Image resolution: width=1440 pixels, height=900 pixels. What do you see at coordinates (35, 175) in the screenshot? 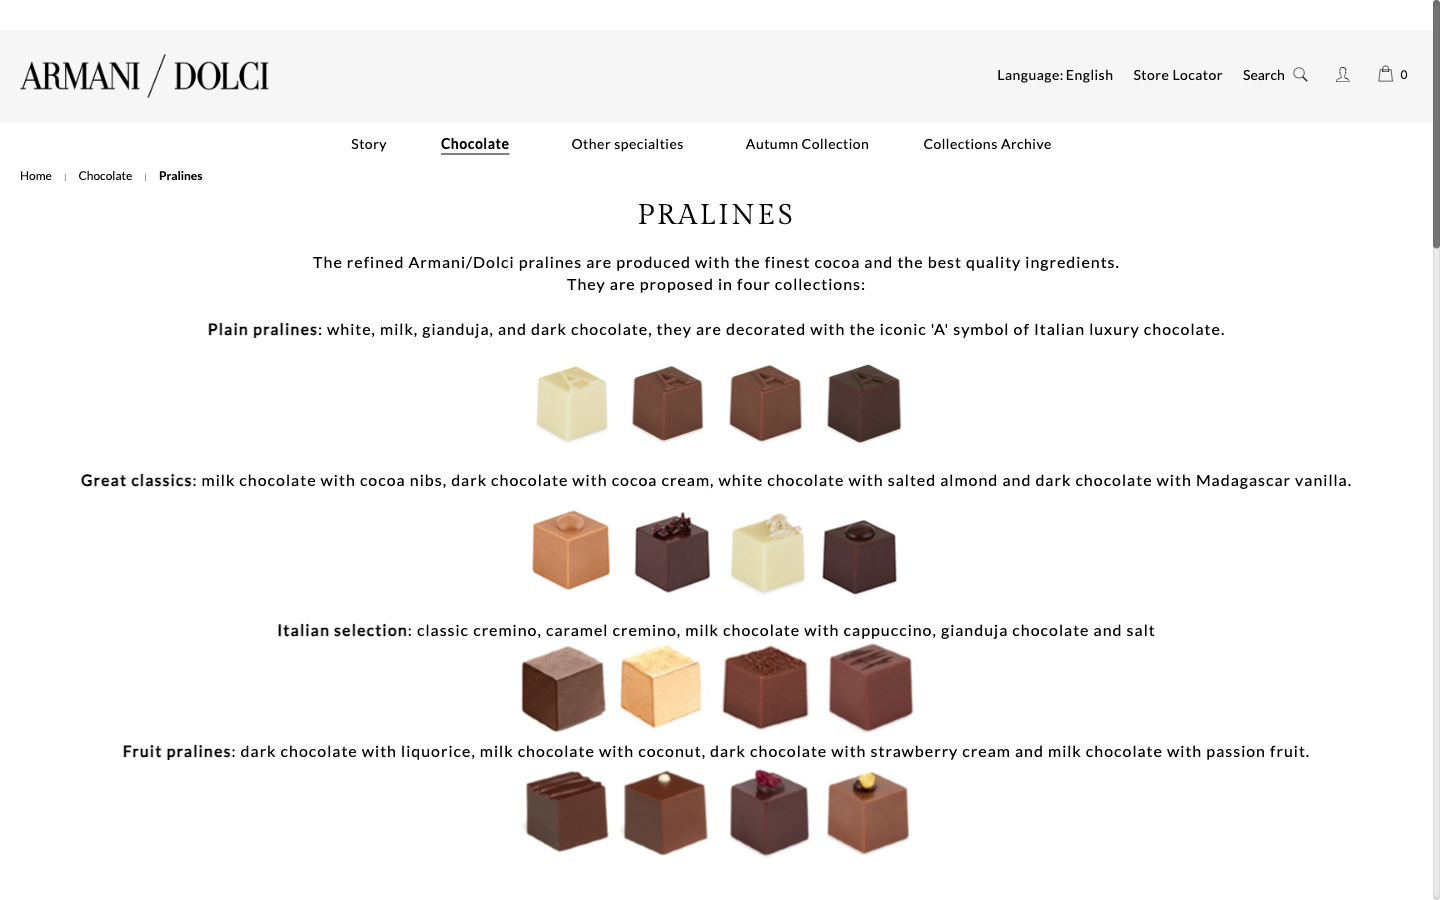
I see `Redirect to the Armani/dolci homepage by clicking on the home menu item in the left below the logo` at bounding box center [35, 175].